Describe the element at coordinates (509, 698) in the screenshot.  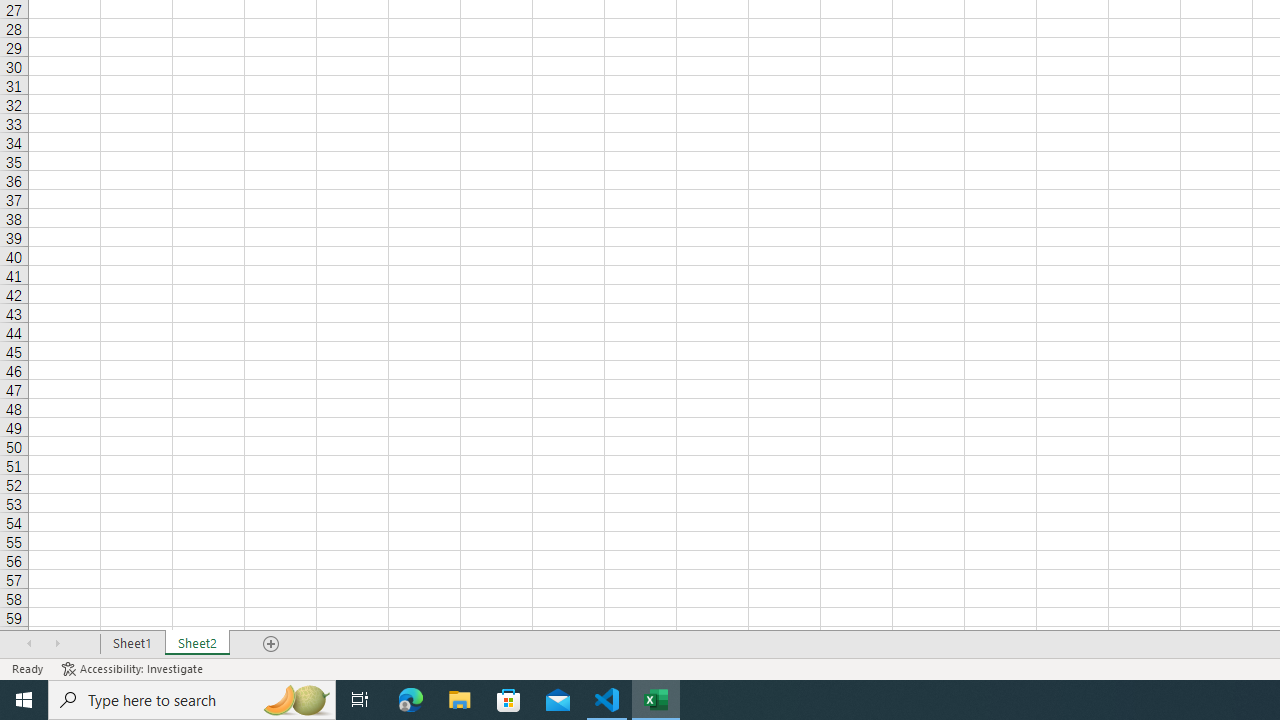
I see `'Microsoft Store'` at that location.